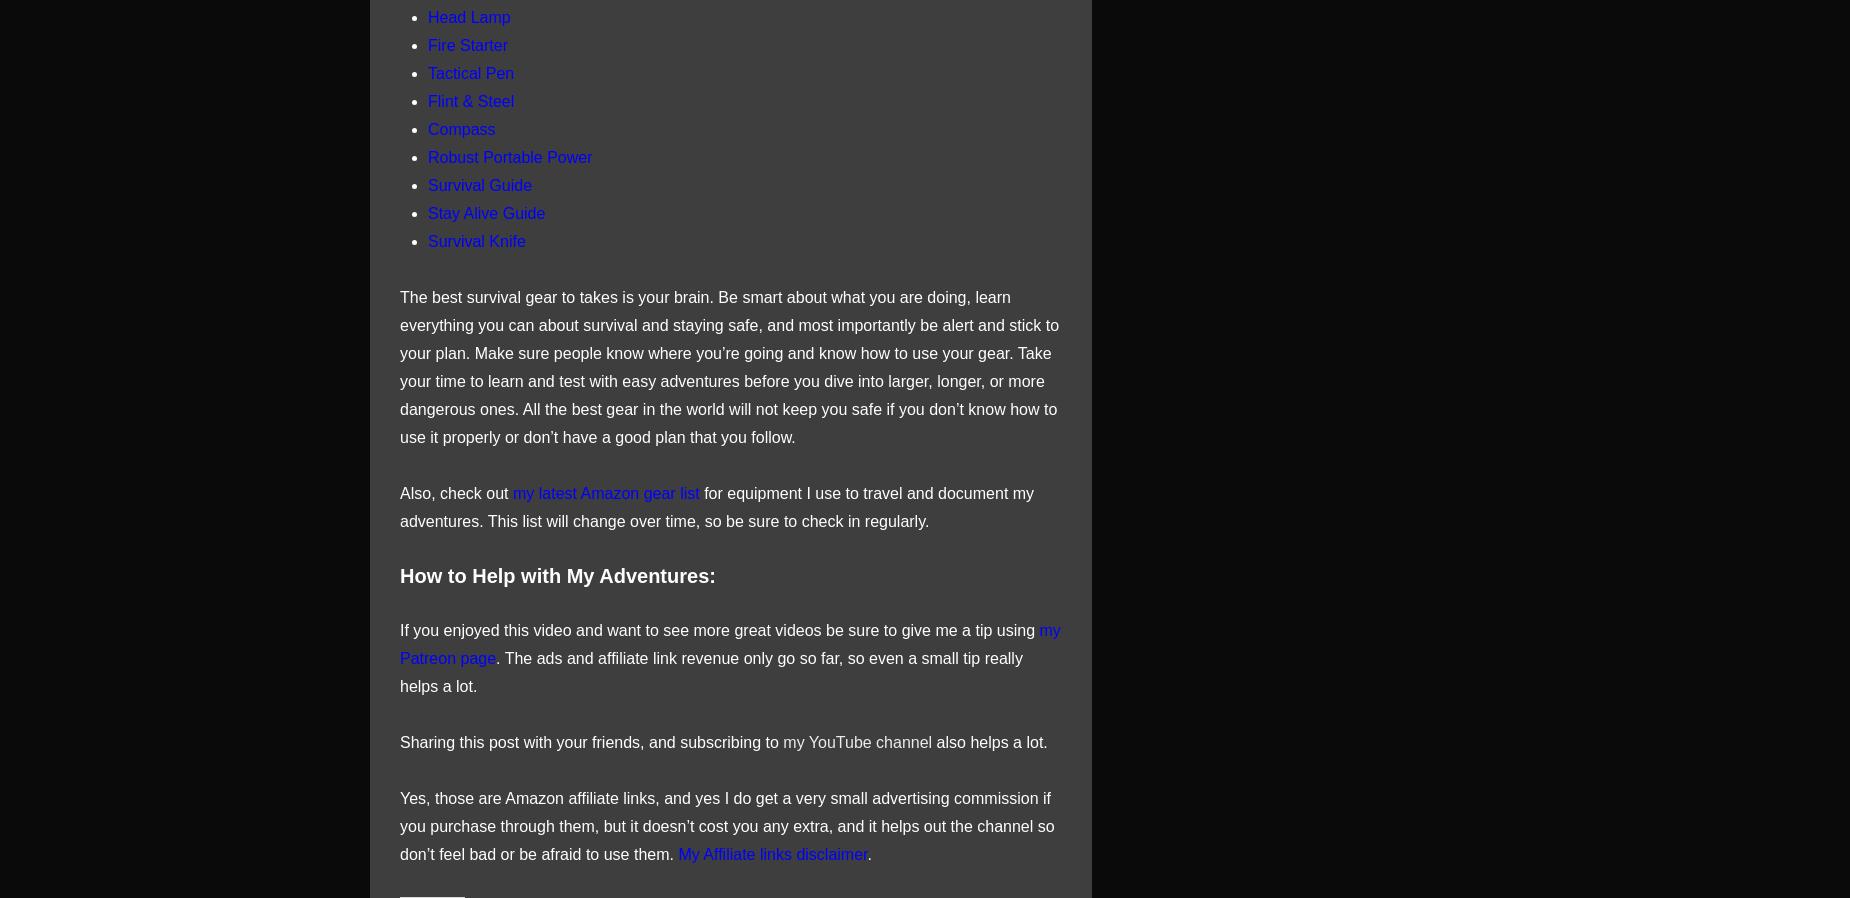  I want to click on 'Fire Starter', so click(468, 43).